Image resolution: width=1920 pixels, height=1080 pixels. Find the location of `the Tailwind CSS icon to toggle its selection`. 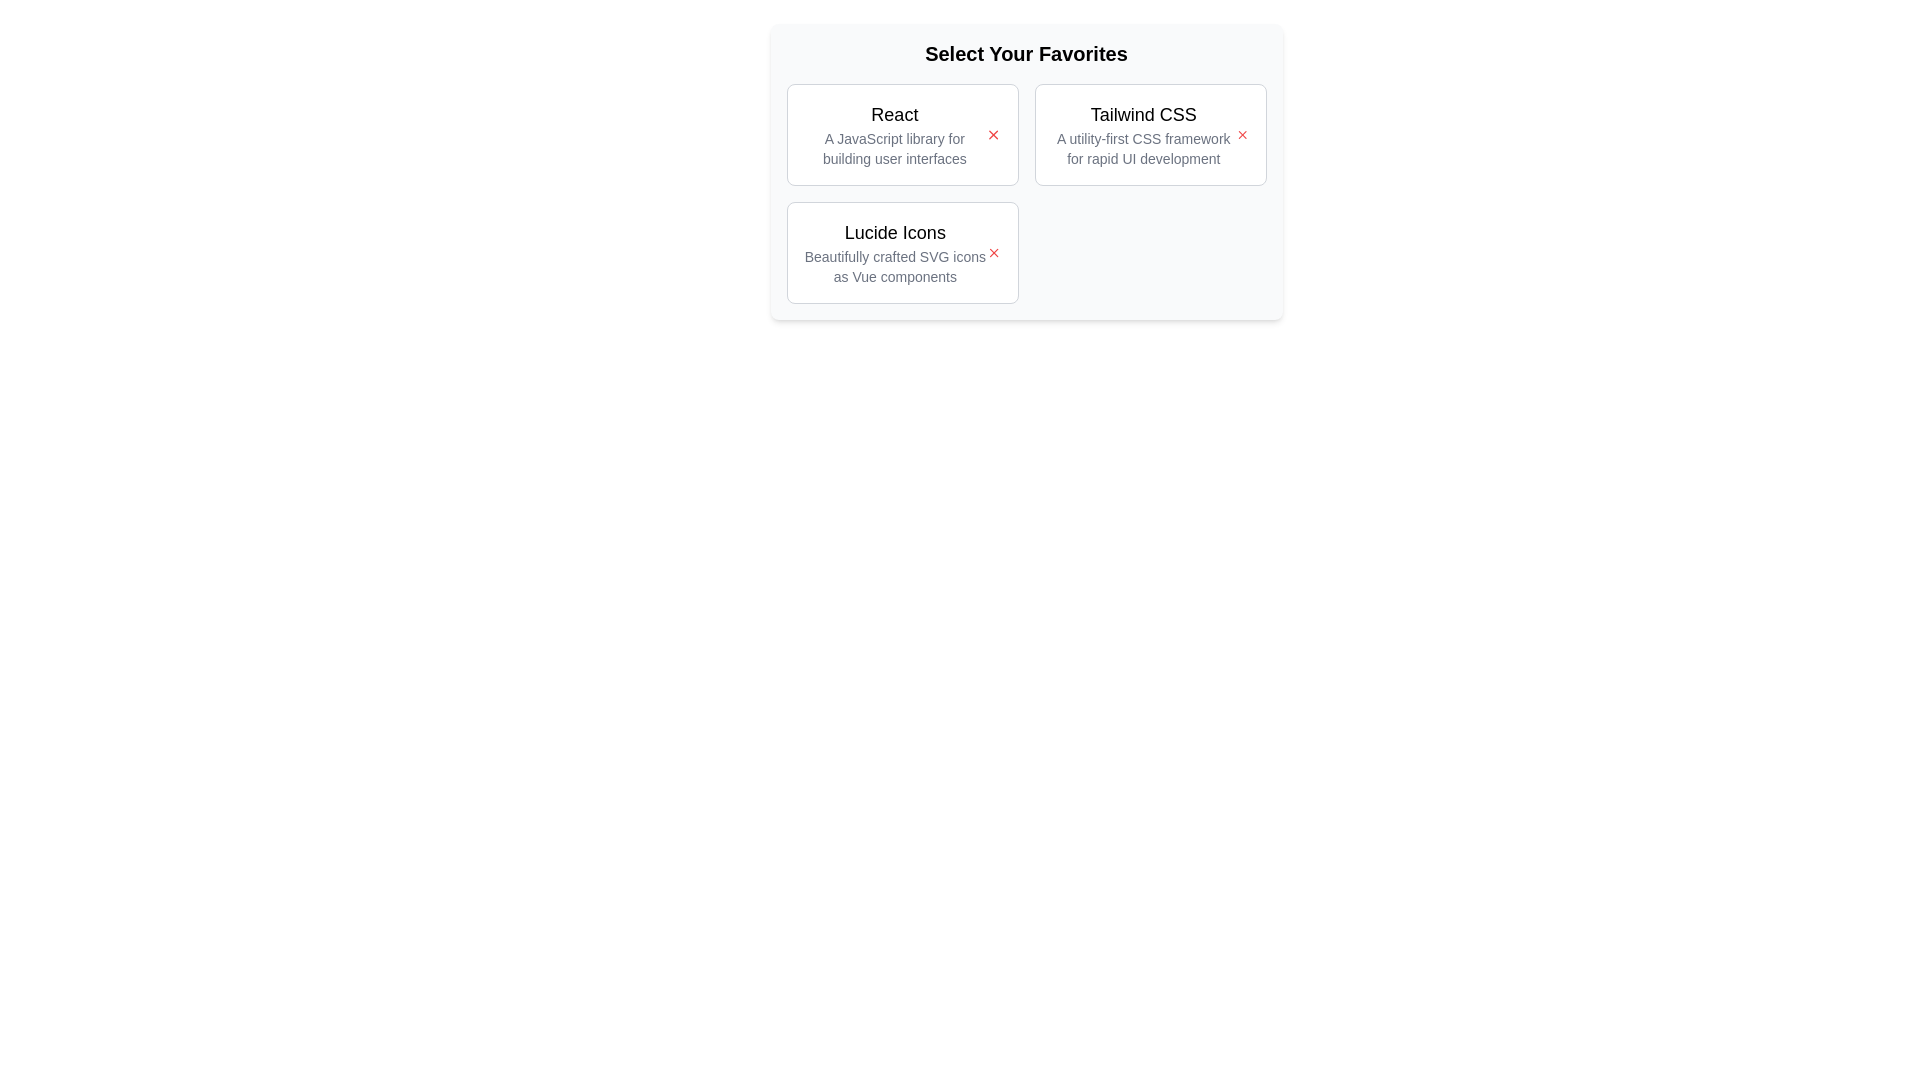

the Tailwind CSS icon to toggle its selection is located at coordinates (1241, 135).